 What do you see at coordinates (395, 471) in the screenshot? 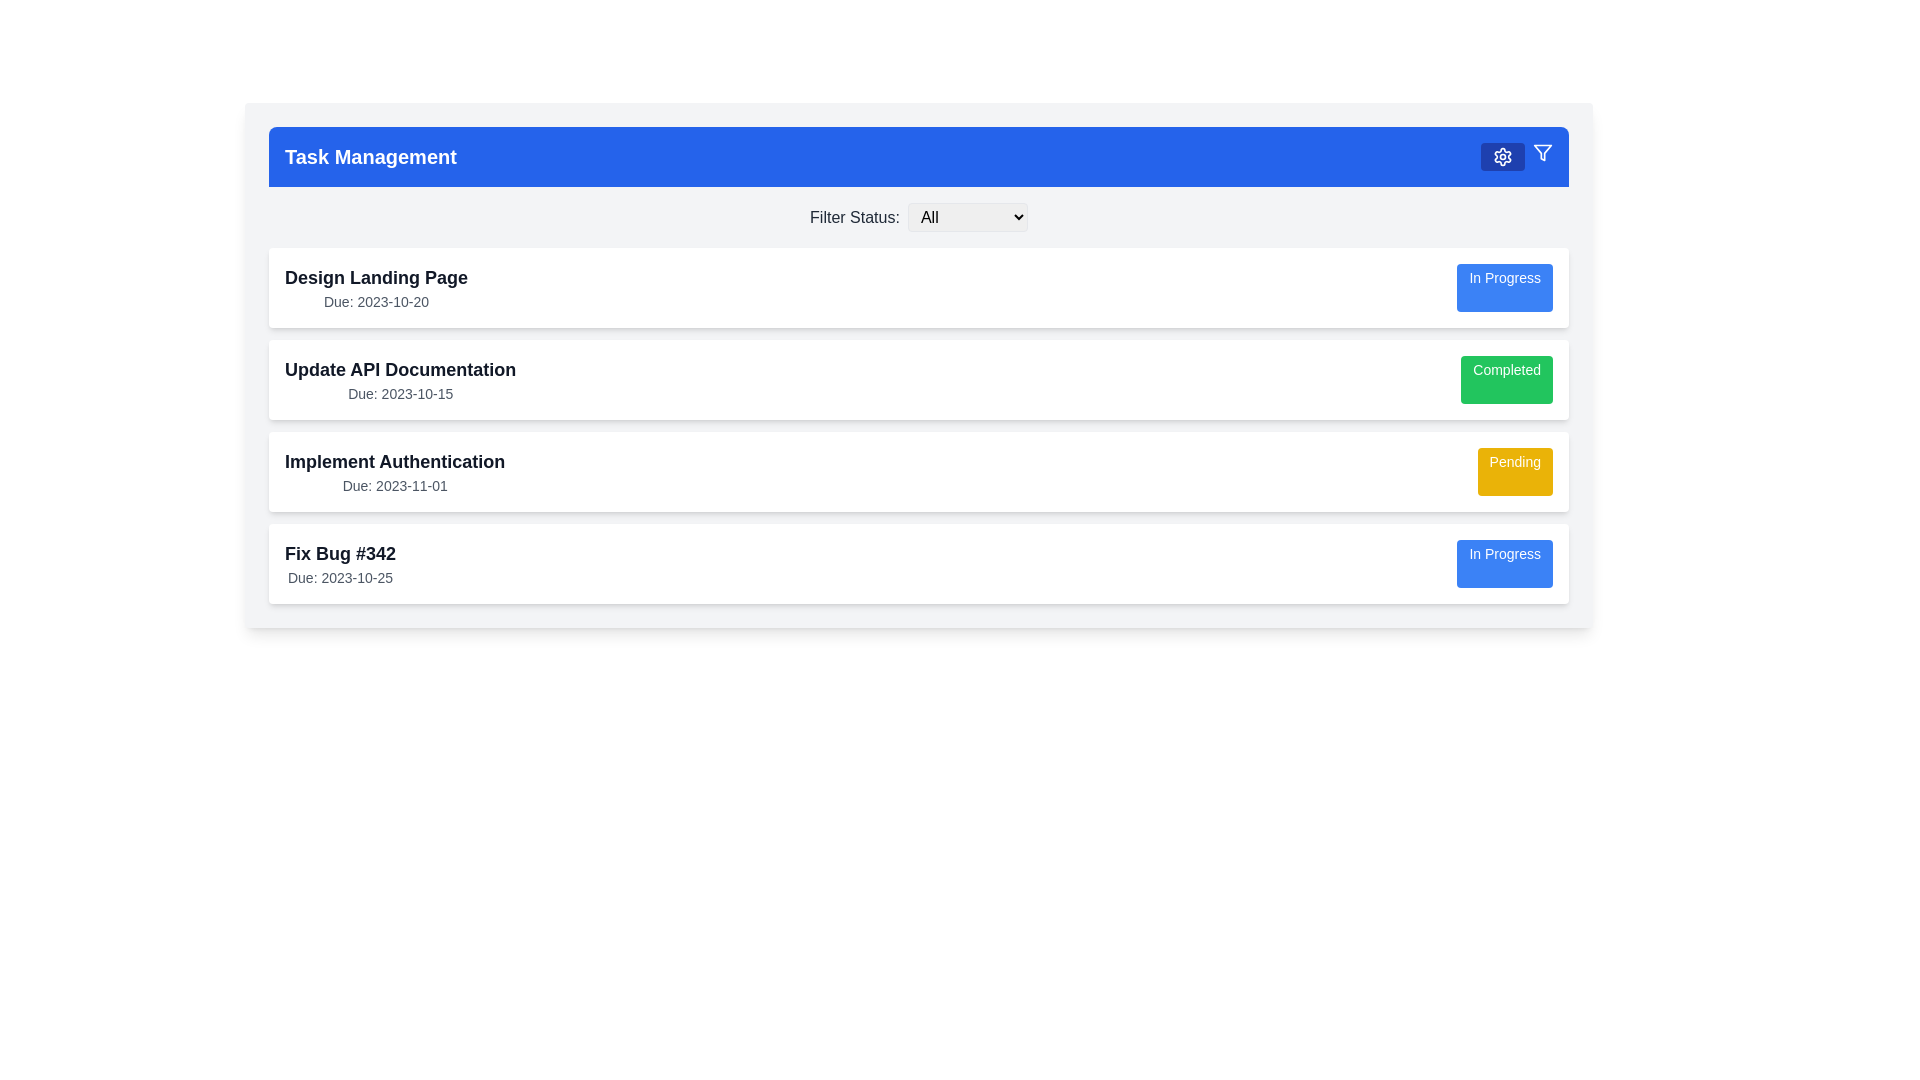
I see `the Text block representing the task 'Implement Authentication' within the task card, located between 'Update API Documentation' and 'Fix Bug #342'` at bounding box center [395, 471].